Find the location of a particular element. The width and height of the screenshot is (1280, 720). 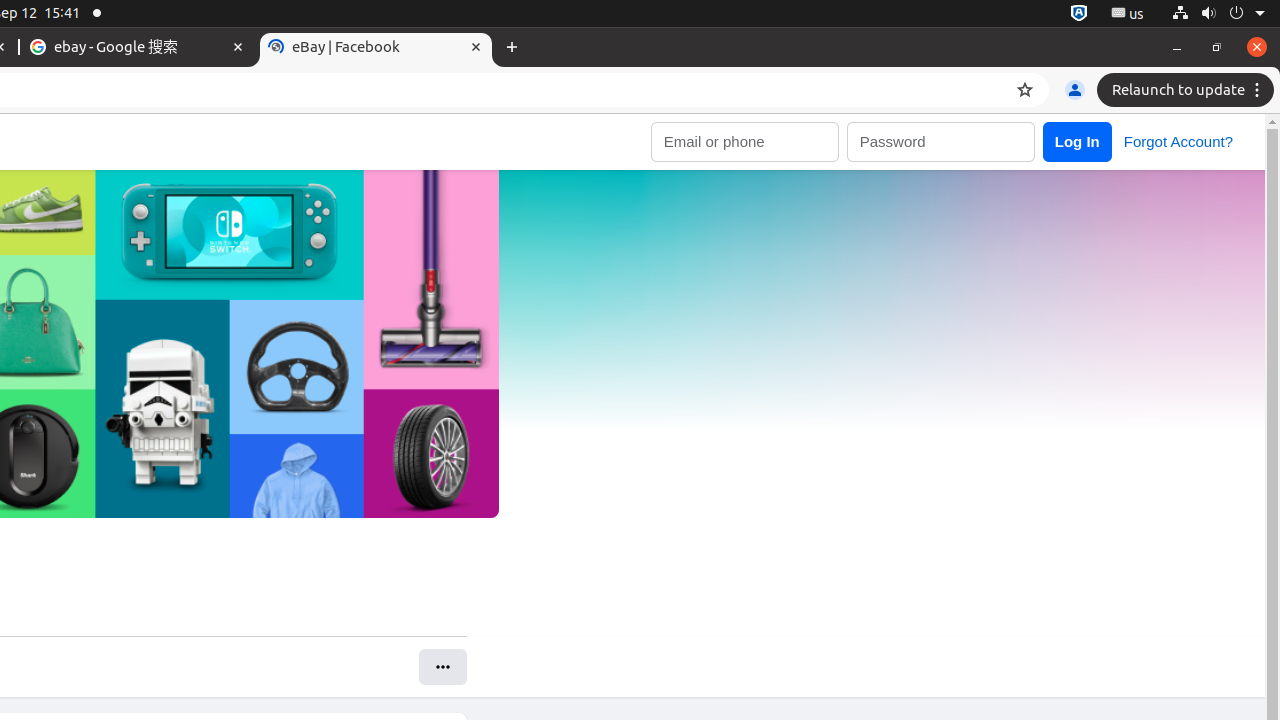

'You' is located at coordinates (1073, 90).